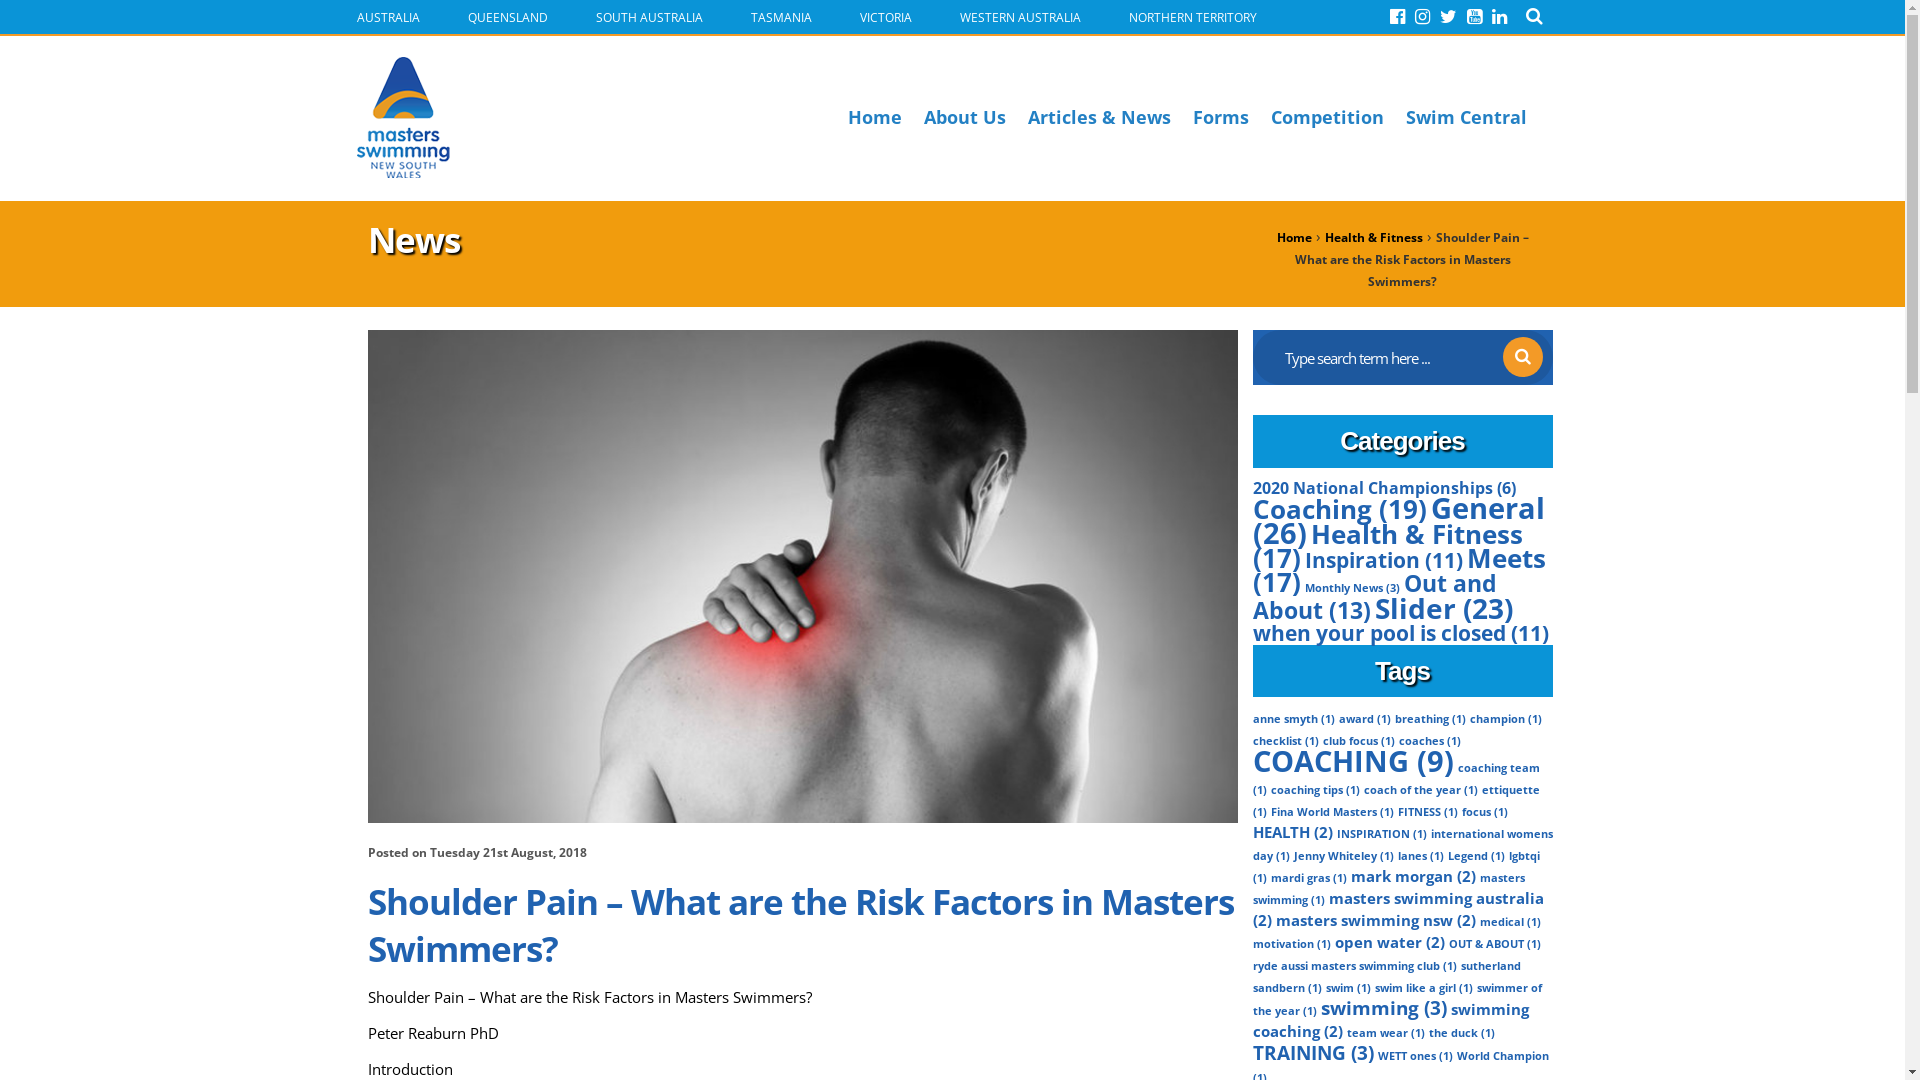 The height and width of the screenshot is (1080, 1920). I want to click on 'Competition', so click(1326, 116).